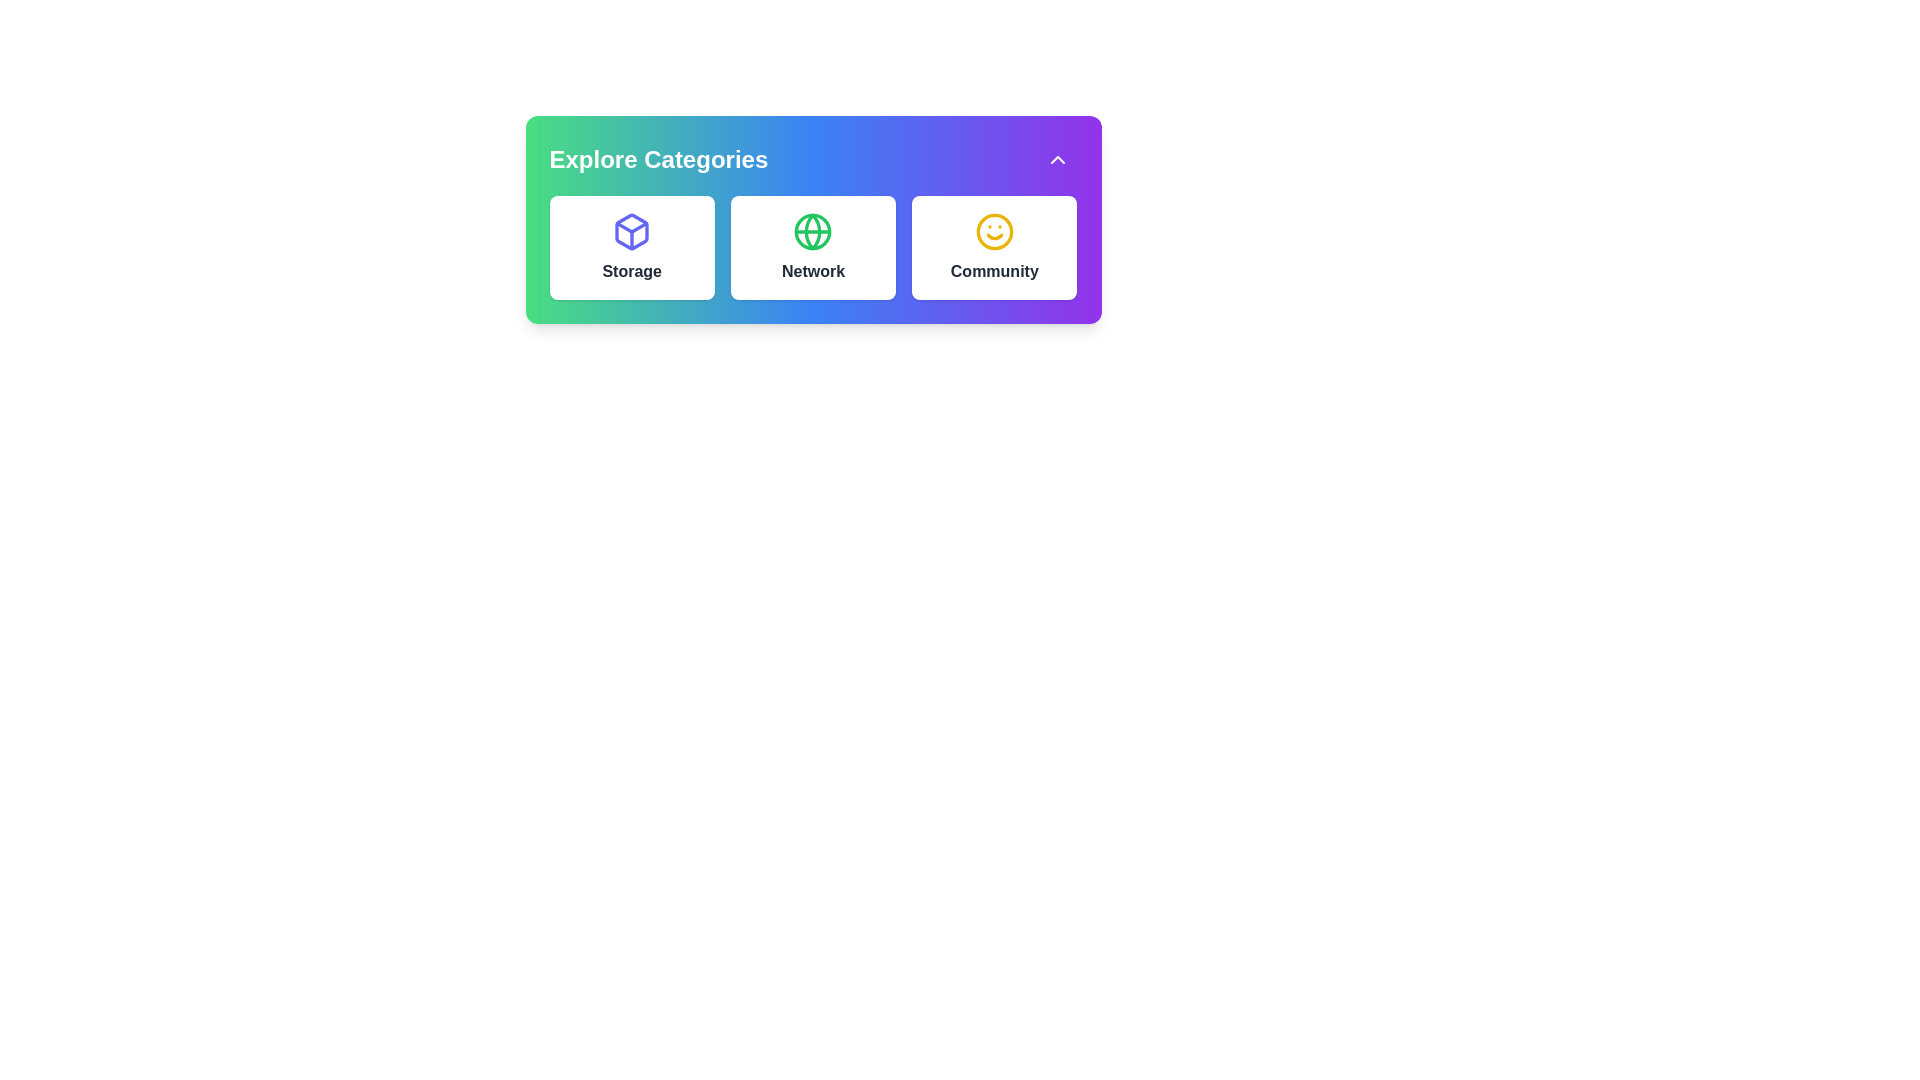 The width and height of the screenshot is (1920, 1080). What do you see at coordinates (994, 272) in the screenshot?
I see `text content of the 'Community' label, which is styled in bold gray font and positioned beneath a yellow smiley face icon in the card layout` at bounding box center [994, 272].